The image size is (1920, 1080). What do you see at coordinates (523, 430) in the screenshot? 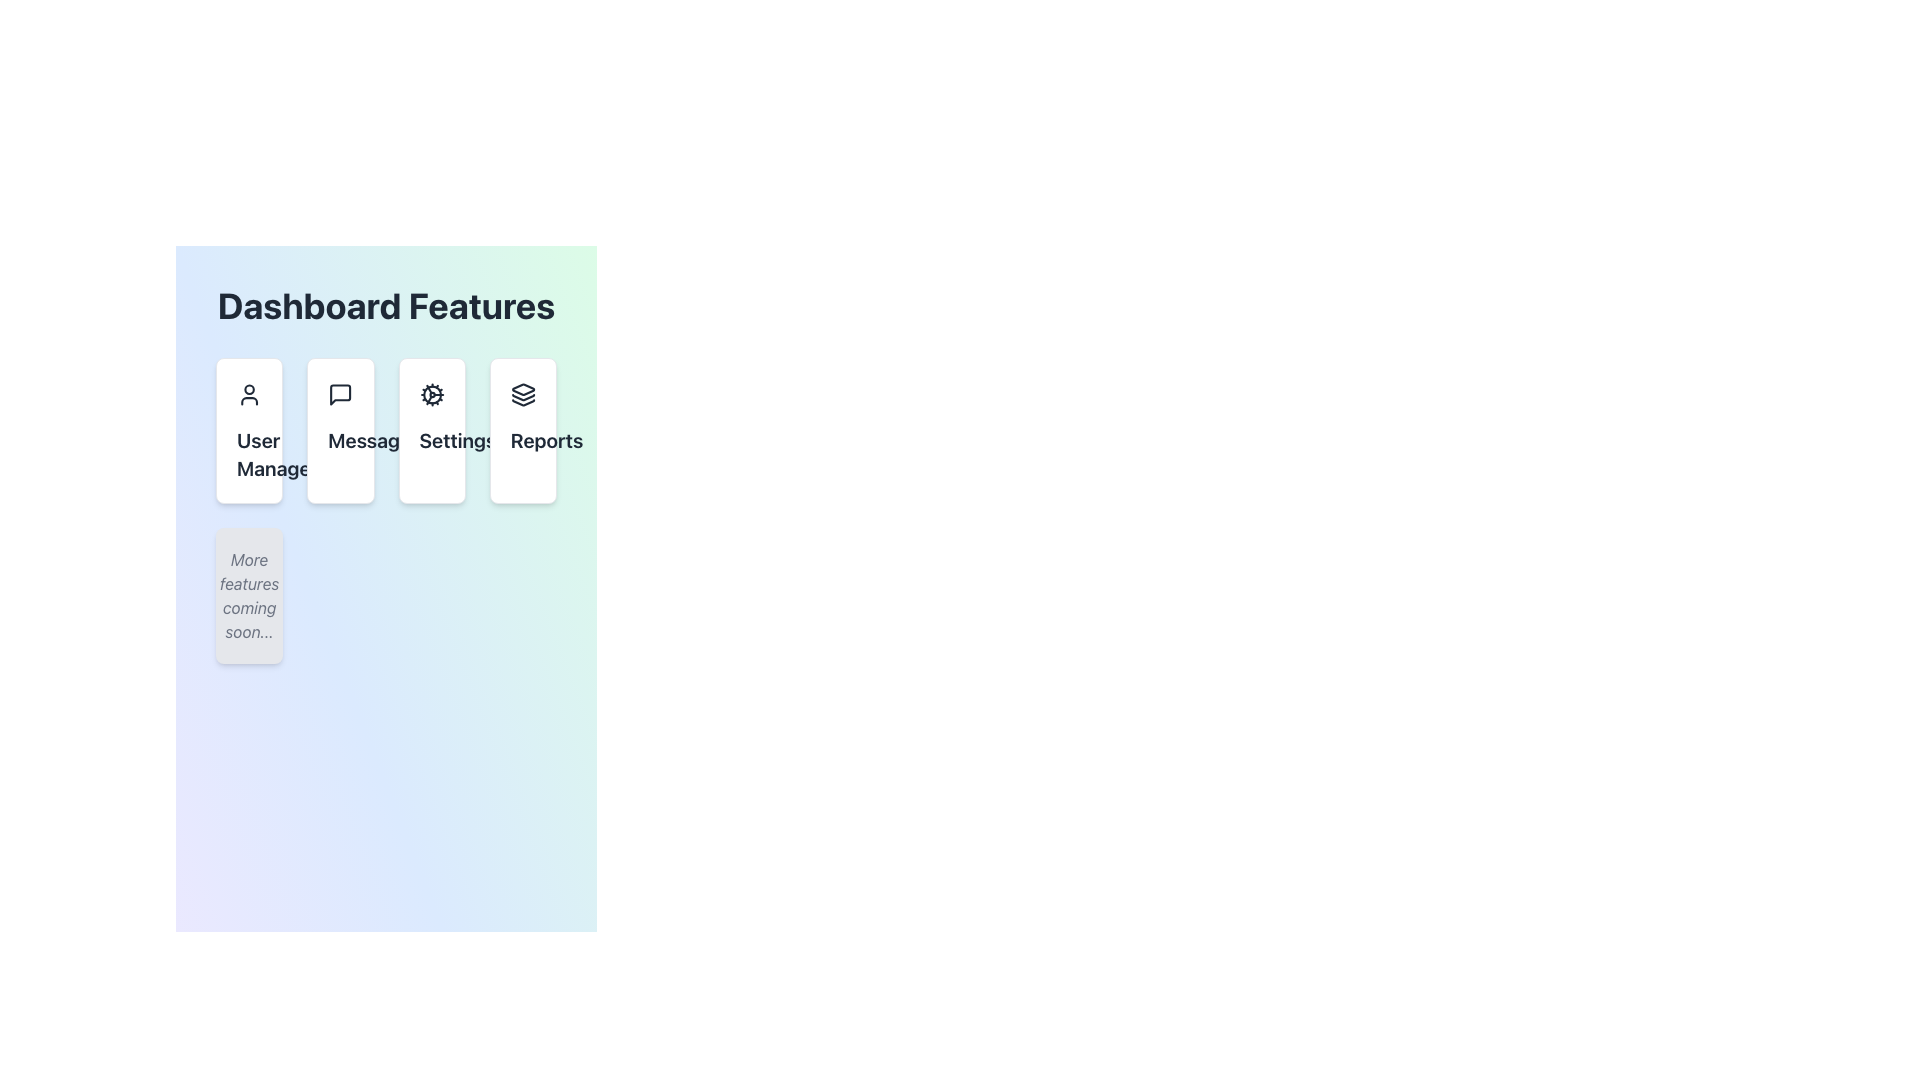
I see `the navigation button located at the fourth position in a horizontal row of buttons, which redirects users to the Reports section` at bounding box center [523, 430].